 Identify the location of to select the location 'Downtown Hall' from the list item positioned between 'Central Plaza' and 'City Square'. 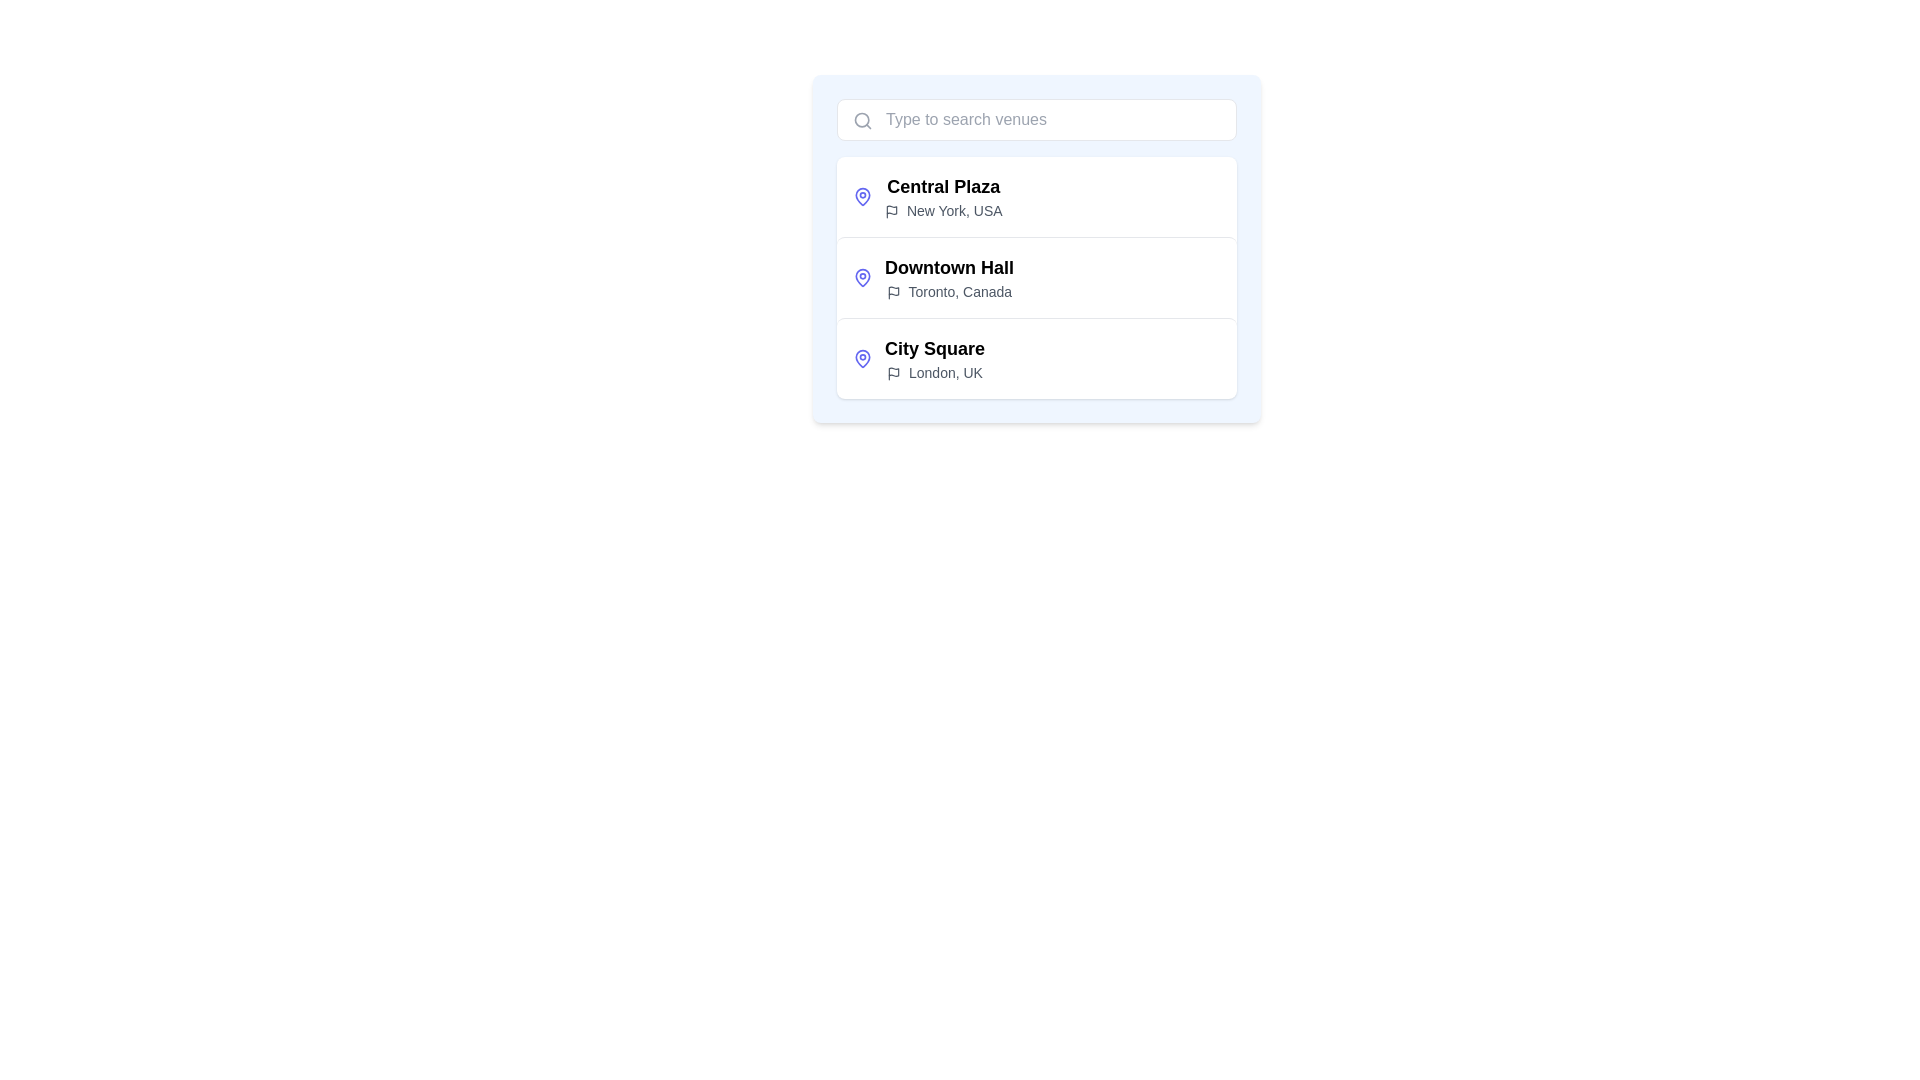
(1036, 248).